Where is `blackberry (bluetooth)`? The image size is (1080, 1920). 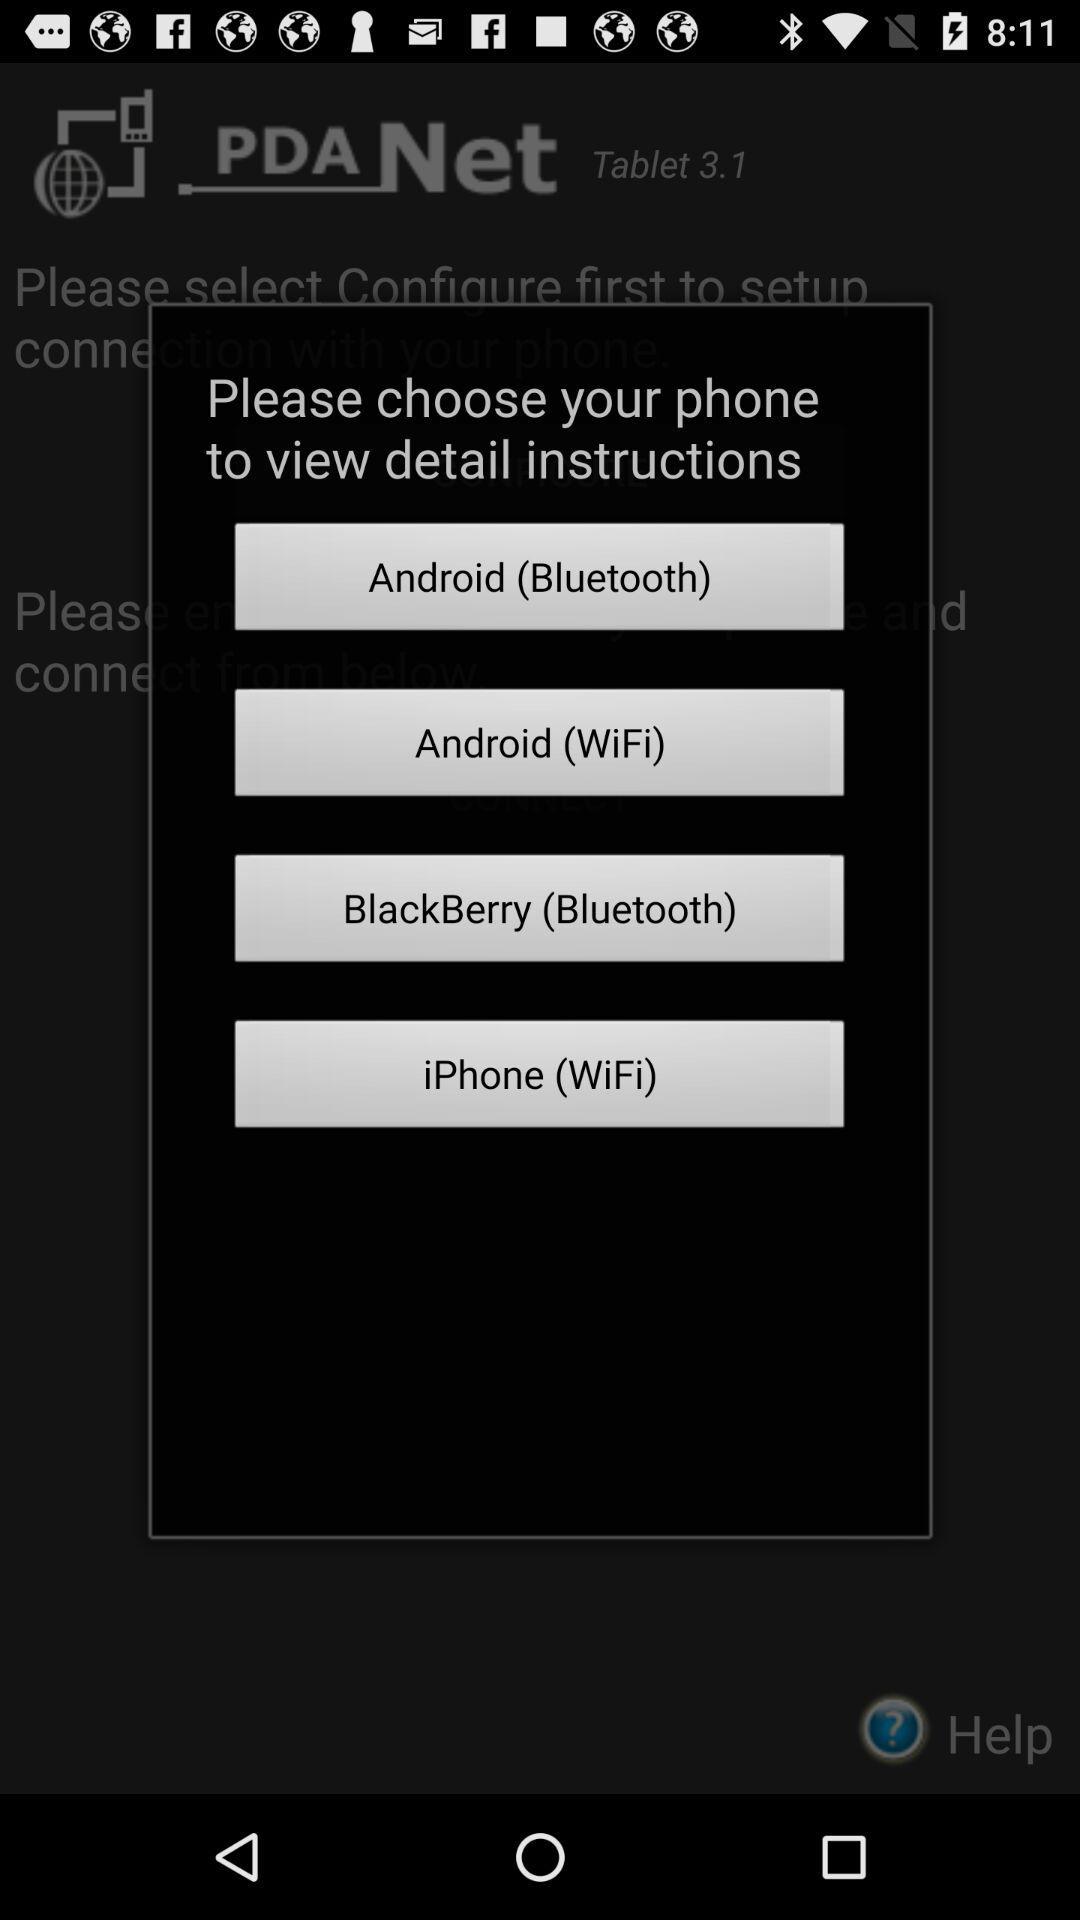 blackberry (bluetooth) is located at coordinates (540, 913).